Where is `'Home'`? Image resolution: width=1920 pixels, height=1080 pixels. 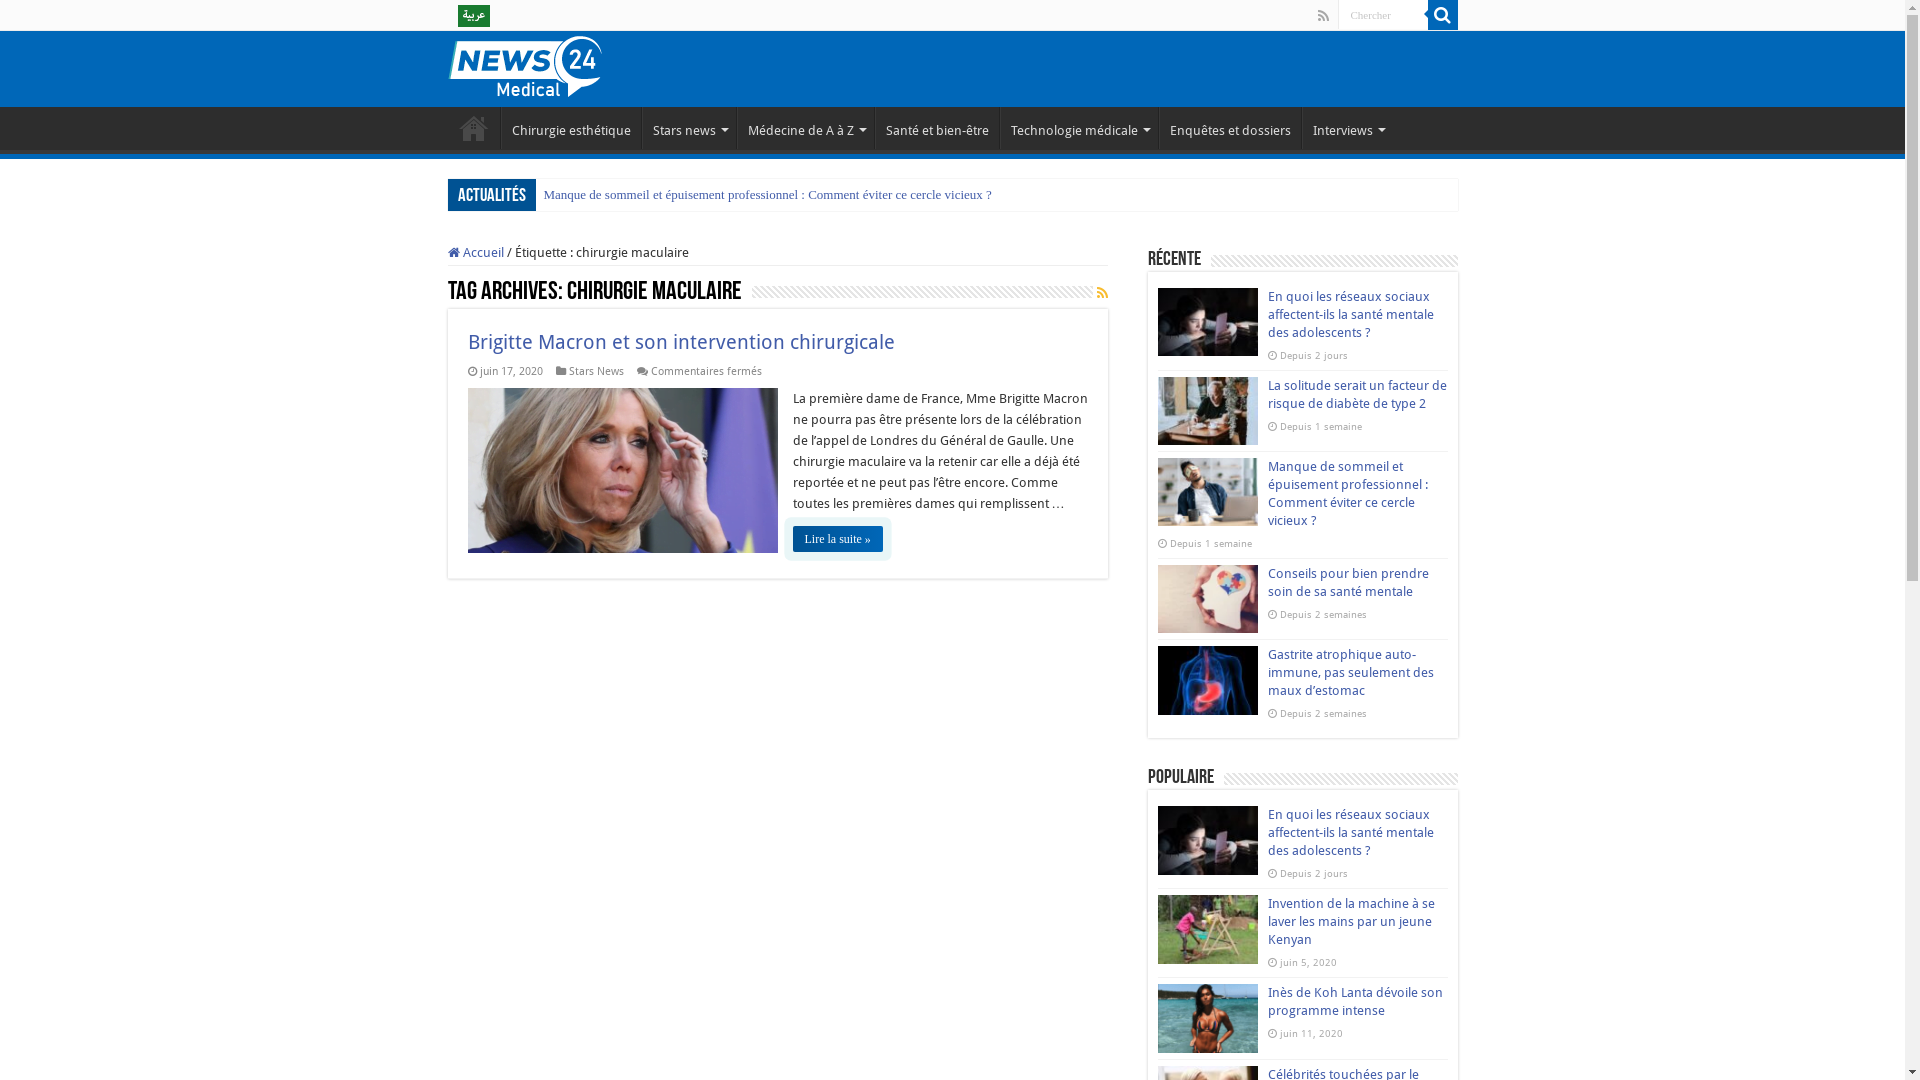
'Home' is located at coordinates (446, 127).